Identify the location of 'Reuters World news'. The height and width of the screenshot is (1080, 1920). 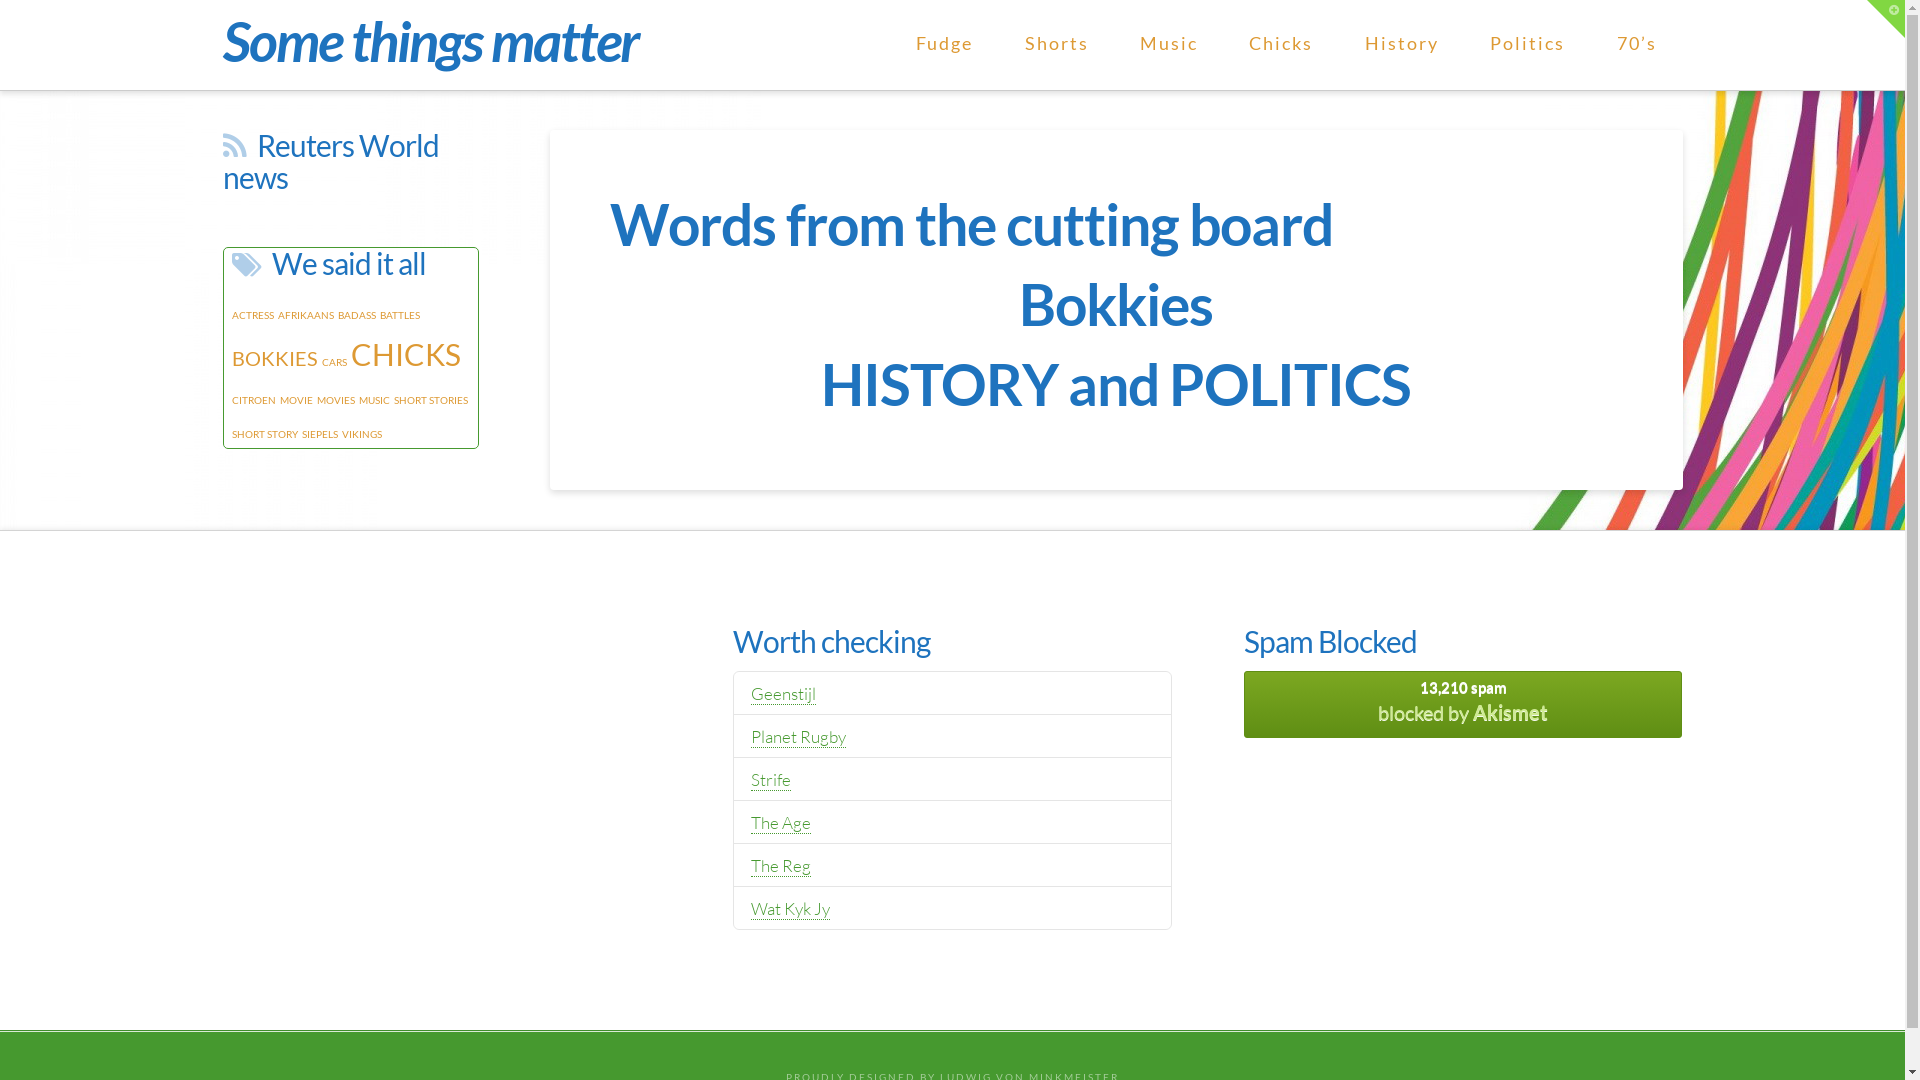
(221, 160).